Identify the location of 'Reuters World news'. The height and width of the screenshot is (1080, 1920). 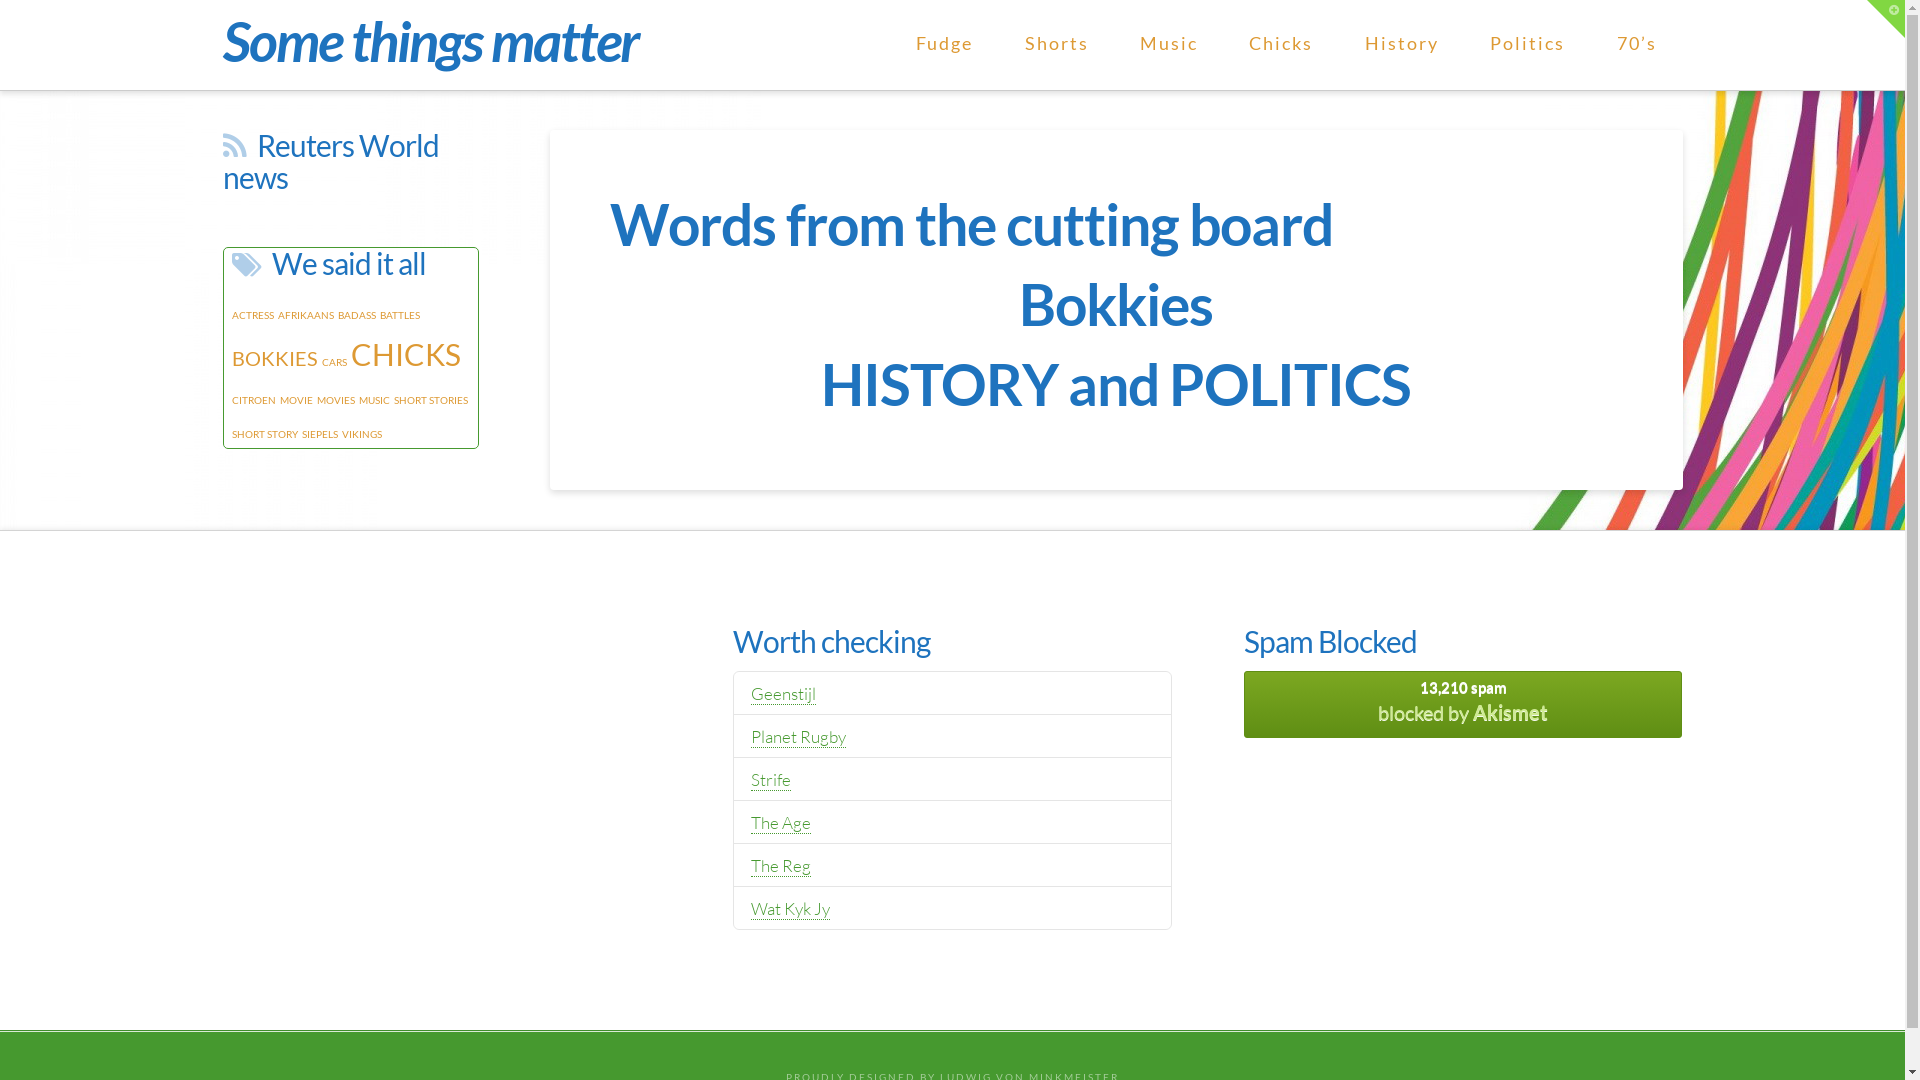
(221, 160).